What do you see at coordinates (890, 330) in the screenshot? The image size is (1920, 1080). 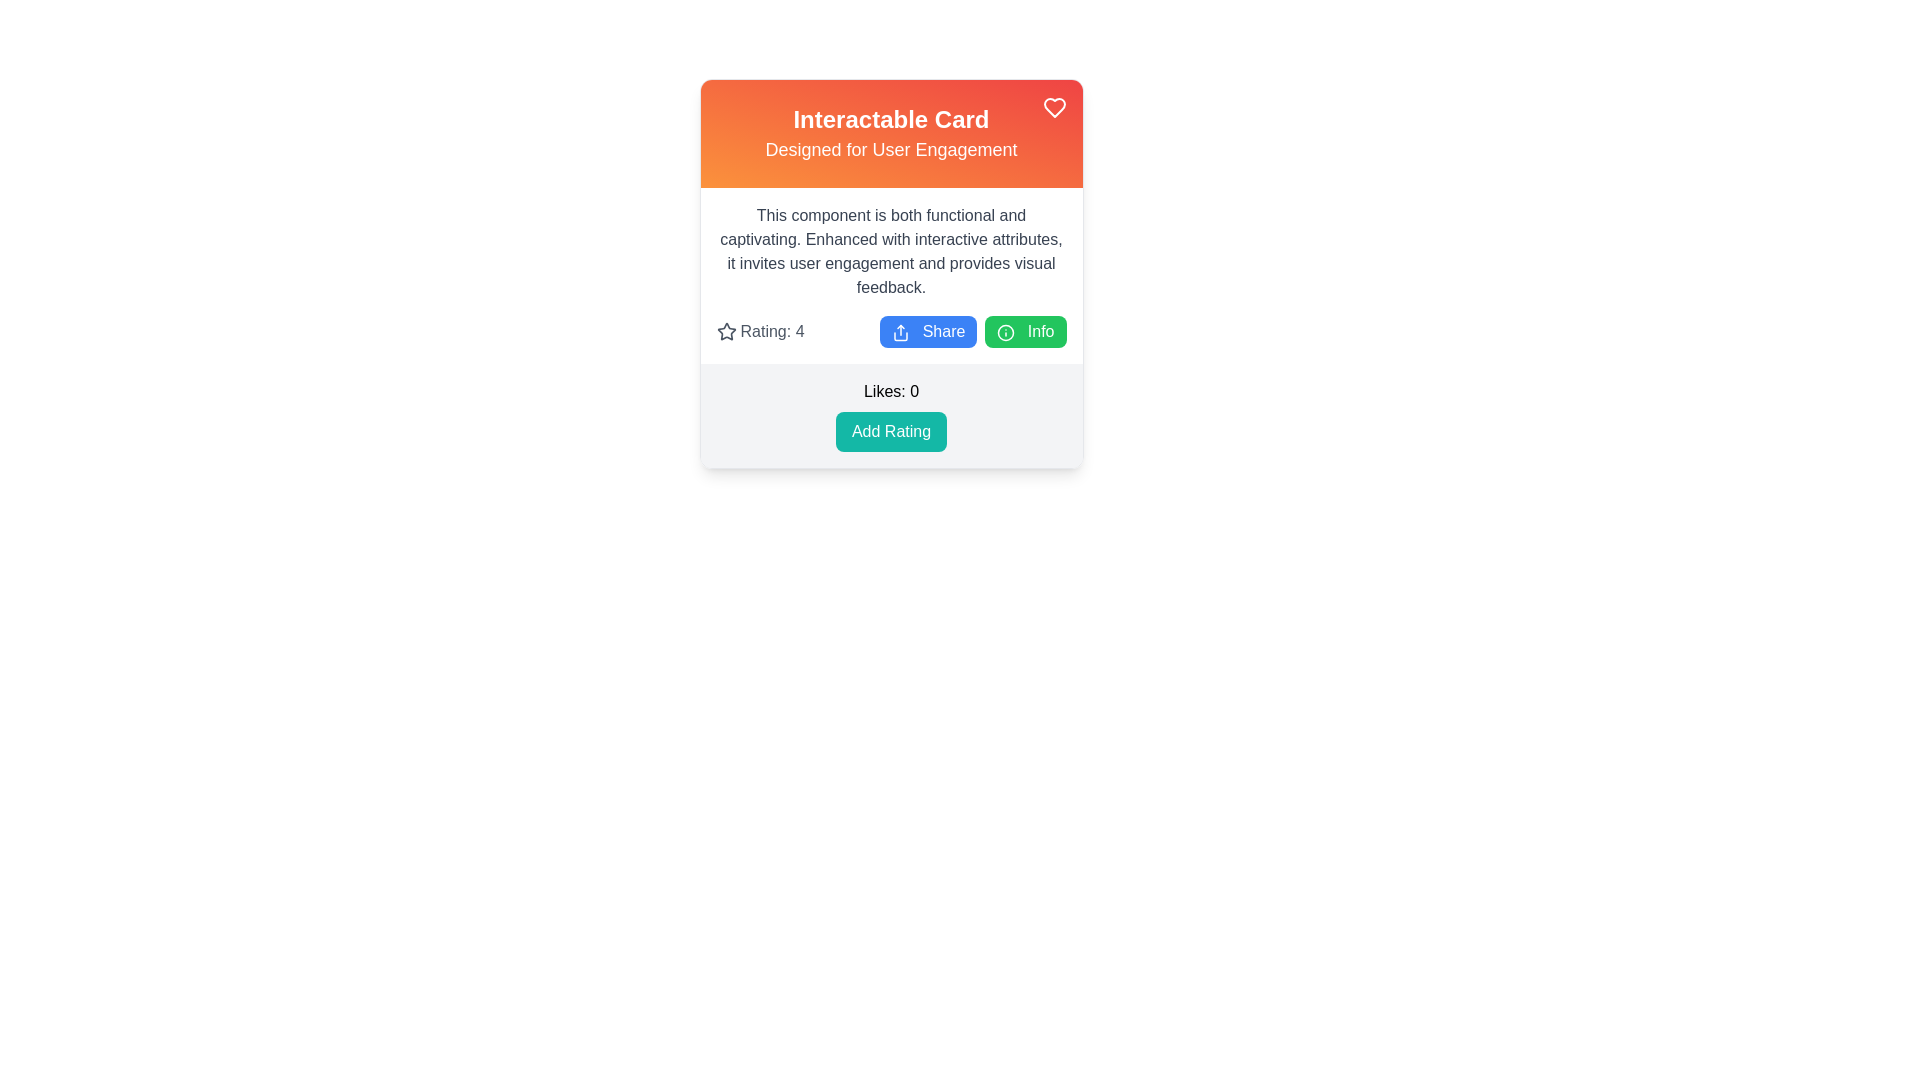 I see `the Interactive Rating Bar located at the bottom of the card, directly below the descriptive text` at bounding box center [890, 330].